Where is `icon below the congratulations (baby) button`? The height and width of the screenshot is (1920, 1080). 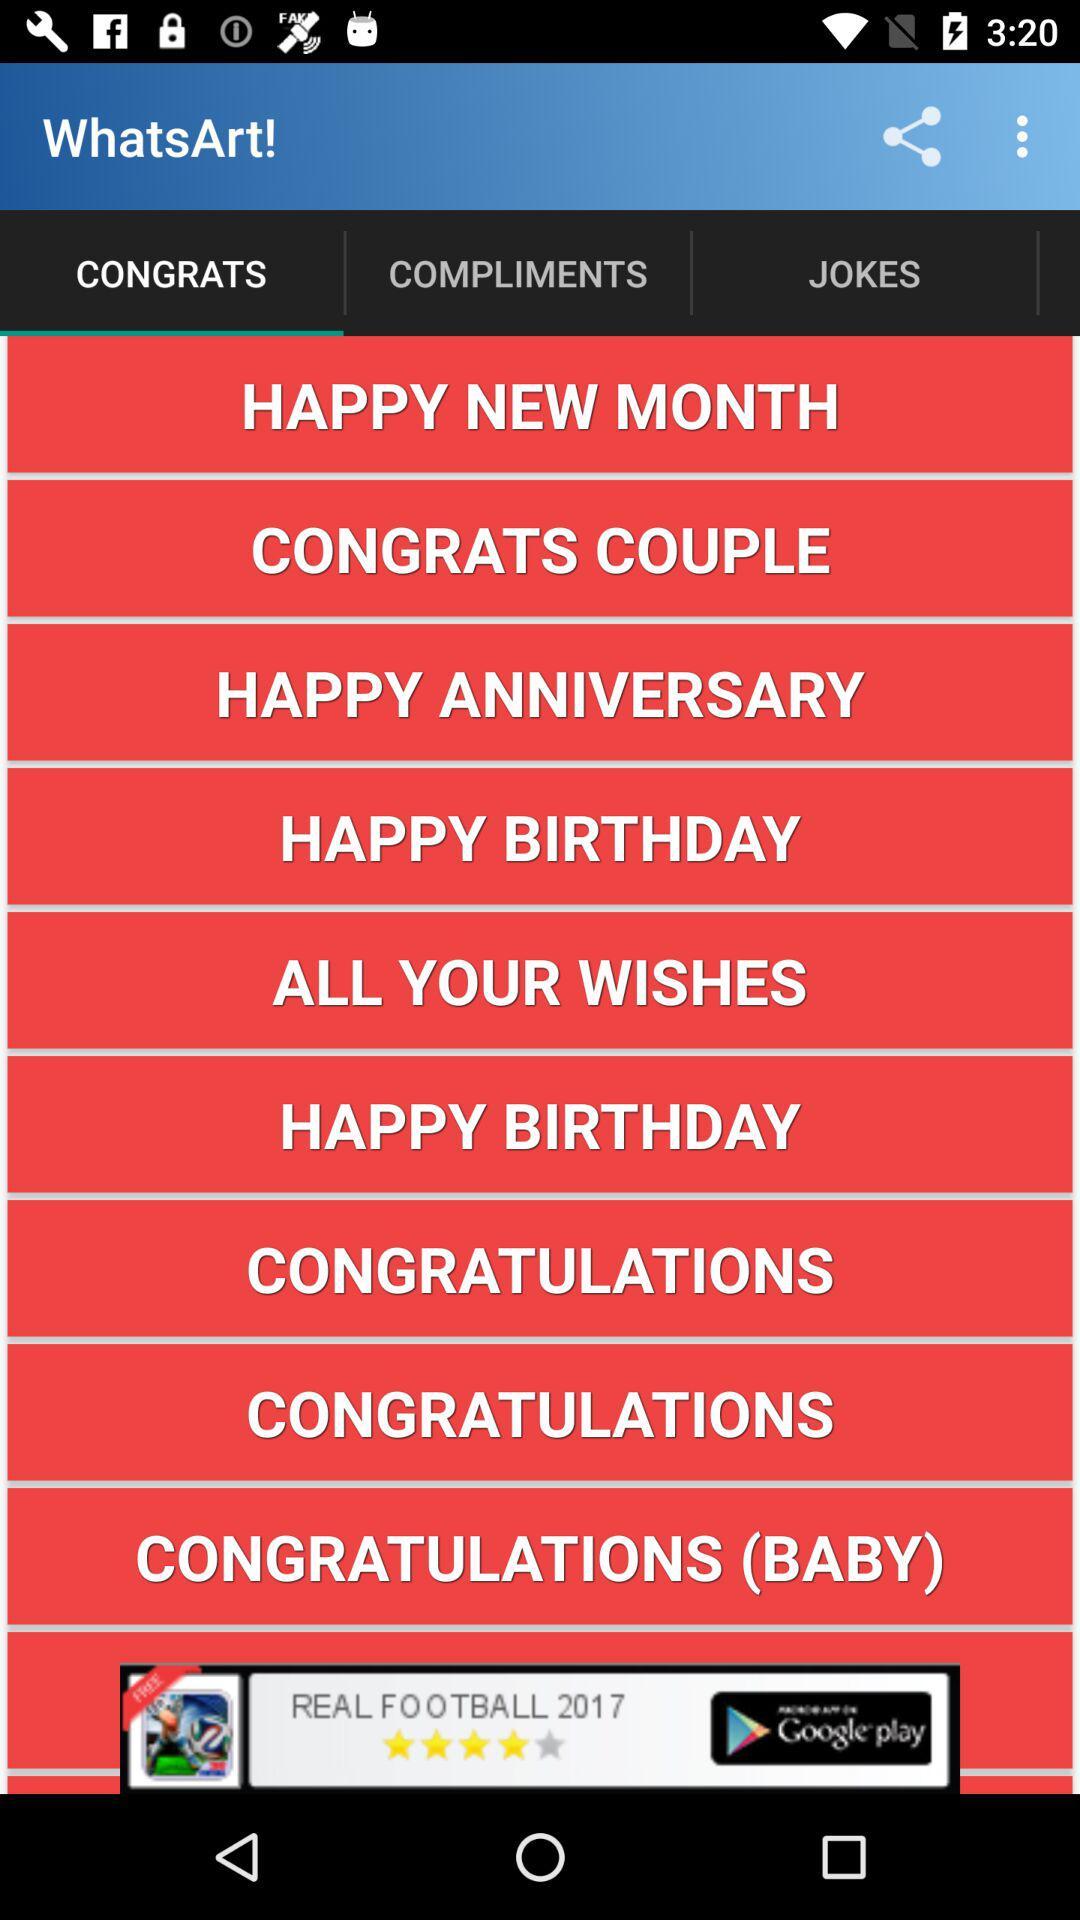
icon below the congratulations (baby) button is located at coordinates (540, 1727).